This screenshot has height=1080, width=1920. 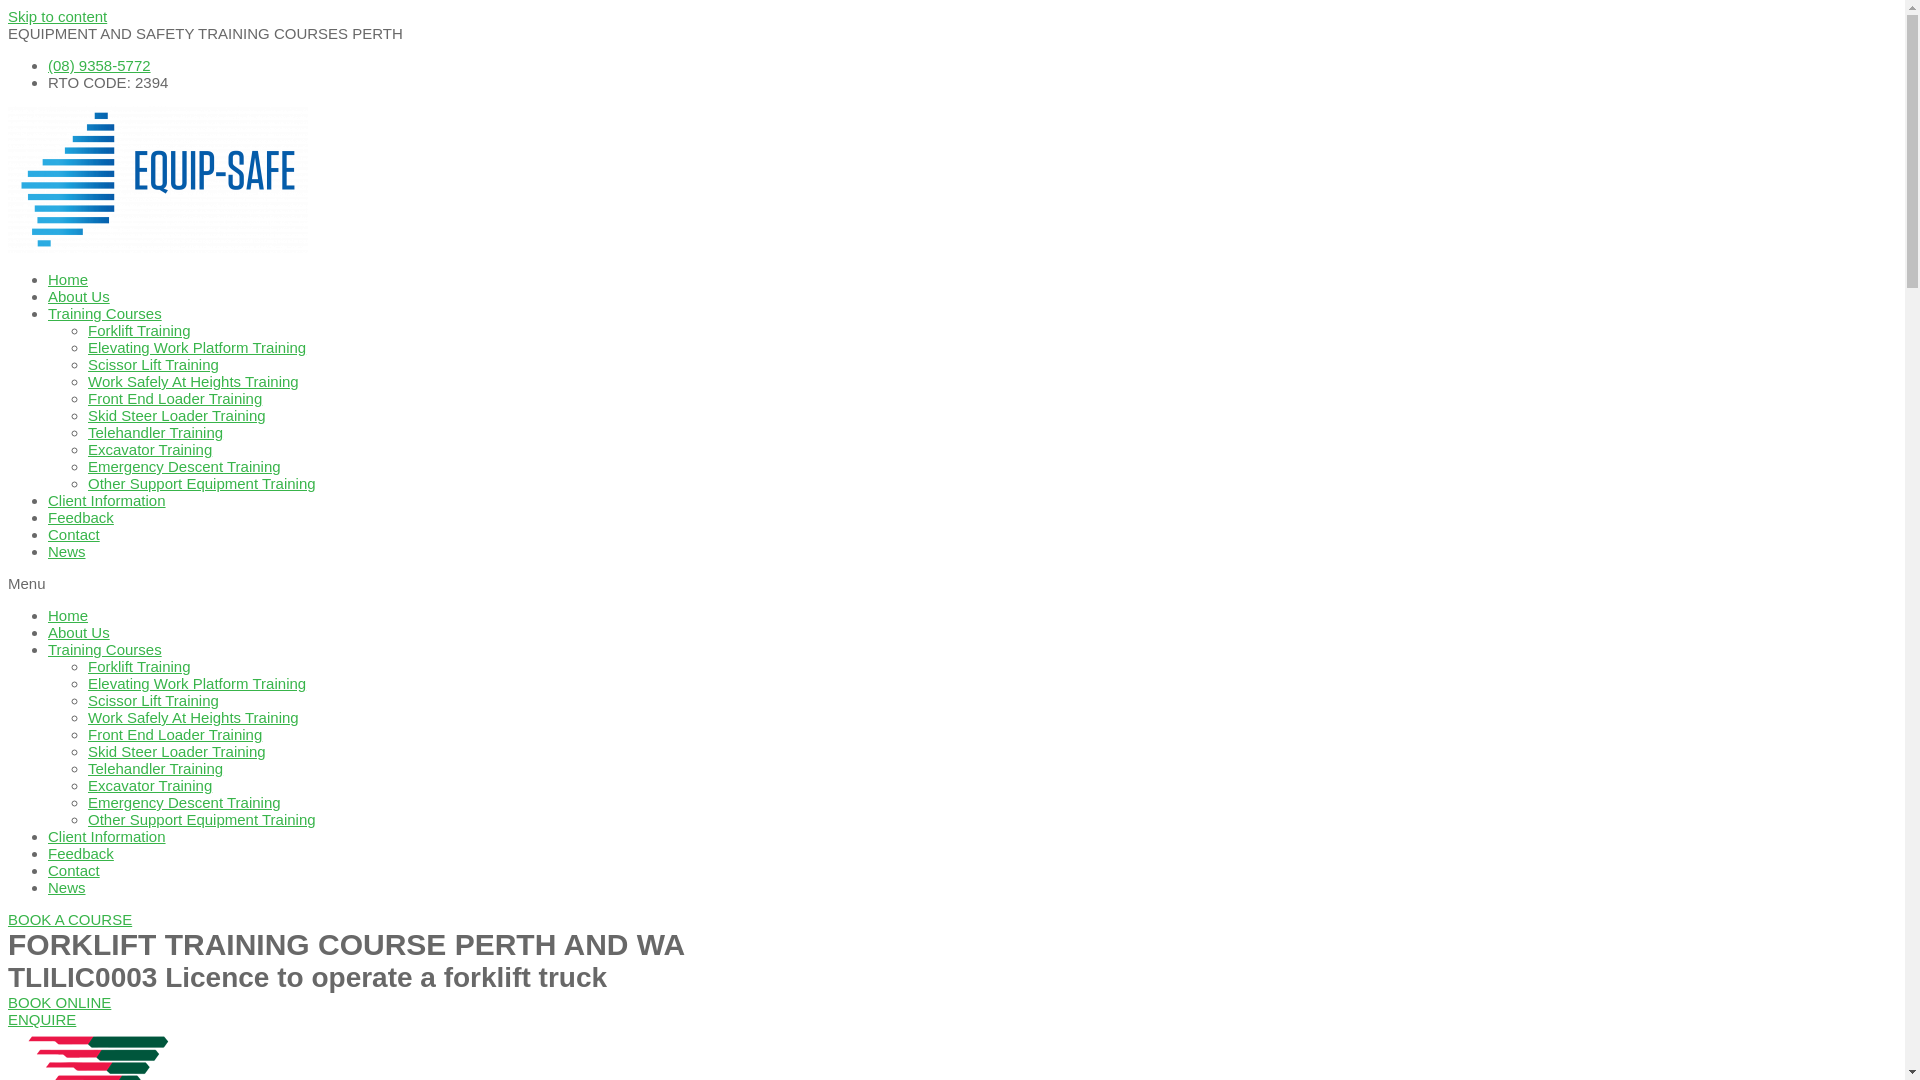 What do you see at coordinates (105, 499) in the screenshot?
I see `'Client Information'` at bounding box center [105, 499].